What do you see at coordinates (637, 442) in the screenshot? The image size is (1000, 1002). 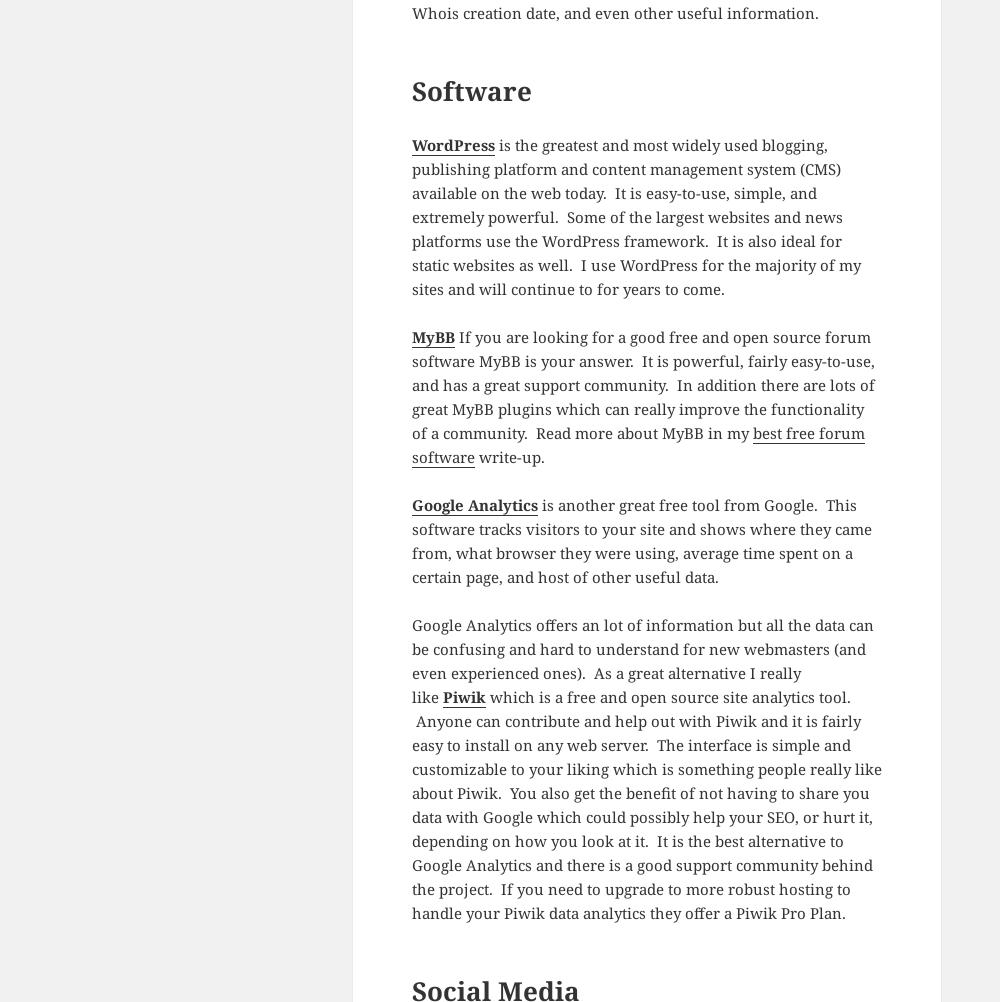 I see `'best free forum software'` at bounding box center [637, 442].